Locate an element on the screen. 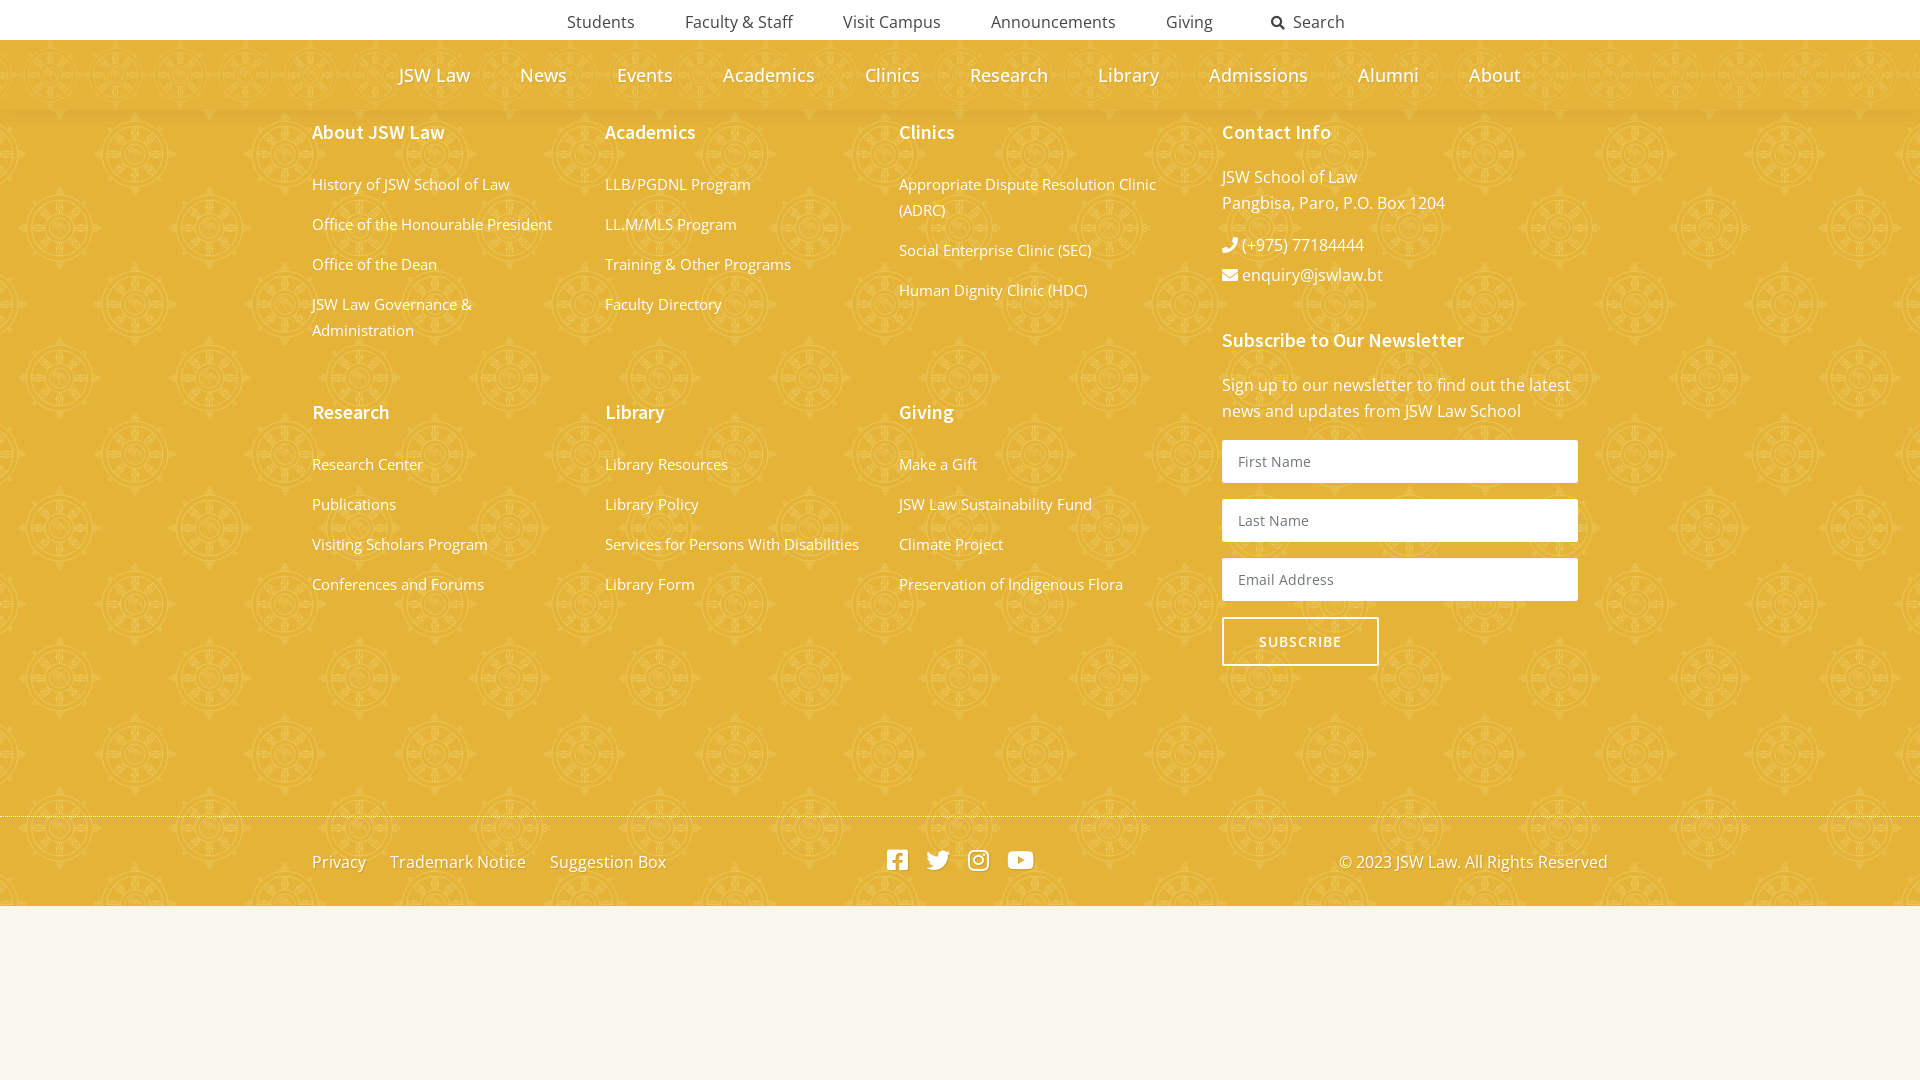 This screenshot has width=1920, height=1080. 'LL.M/MLS Program' is located at coordinates (671, 223).